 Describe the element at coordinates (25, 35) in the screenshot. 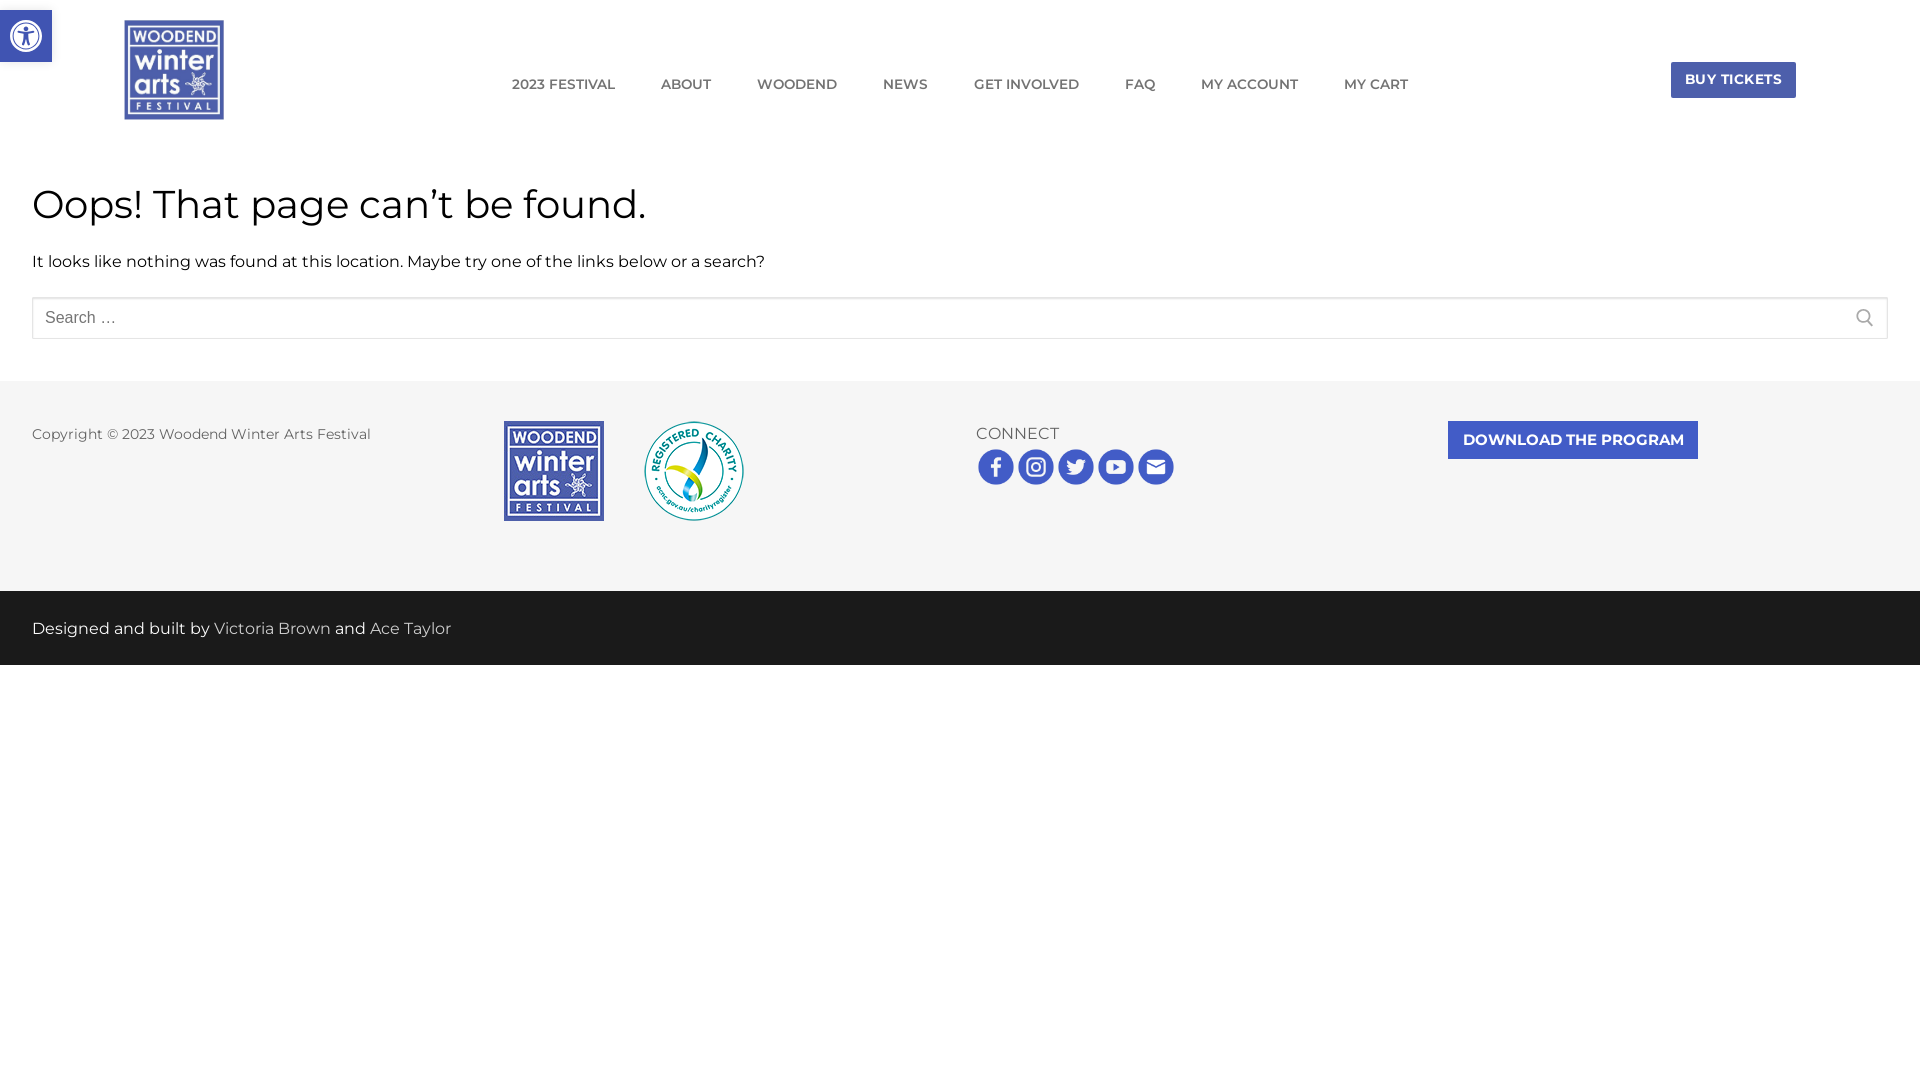

I see `'Open toolbar` at that location.